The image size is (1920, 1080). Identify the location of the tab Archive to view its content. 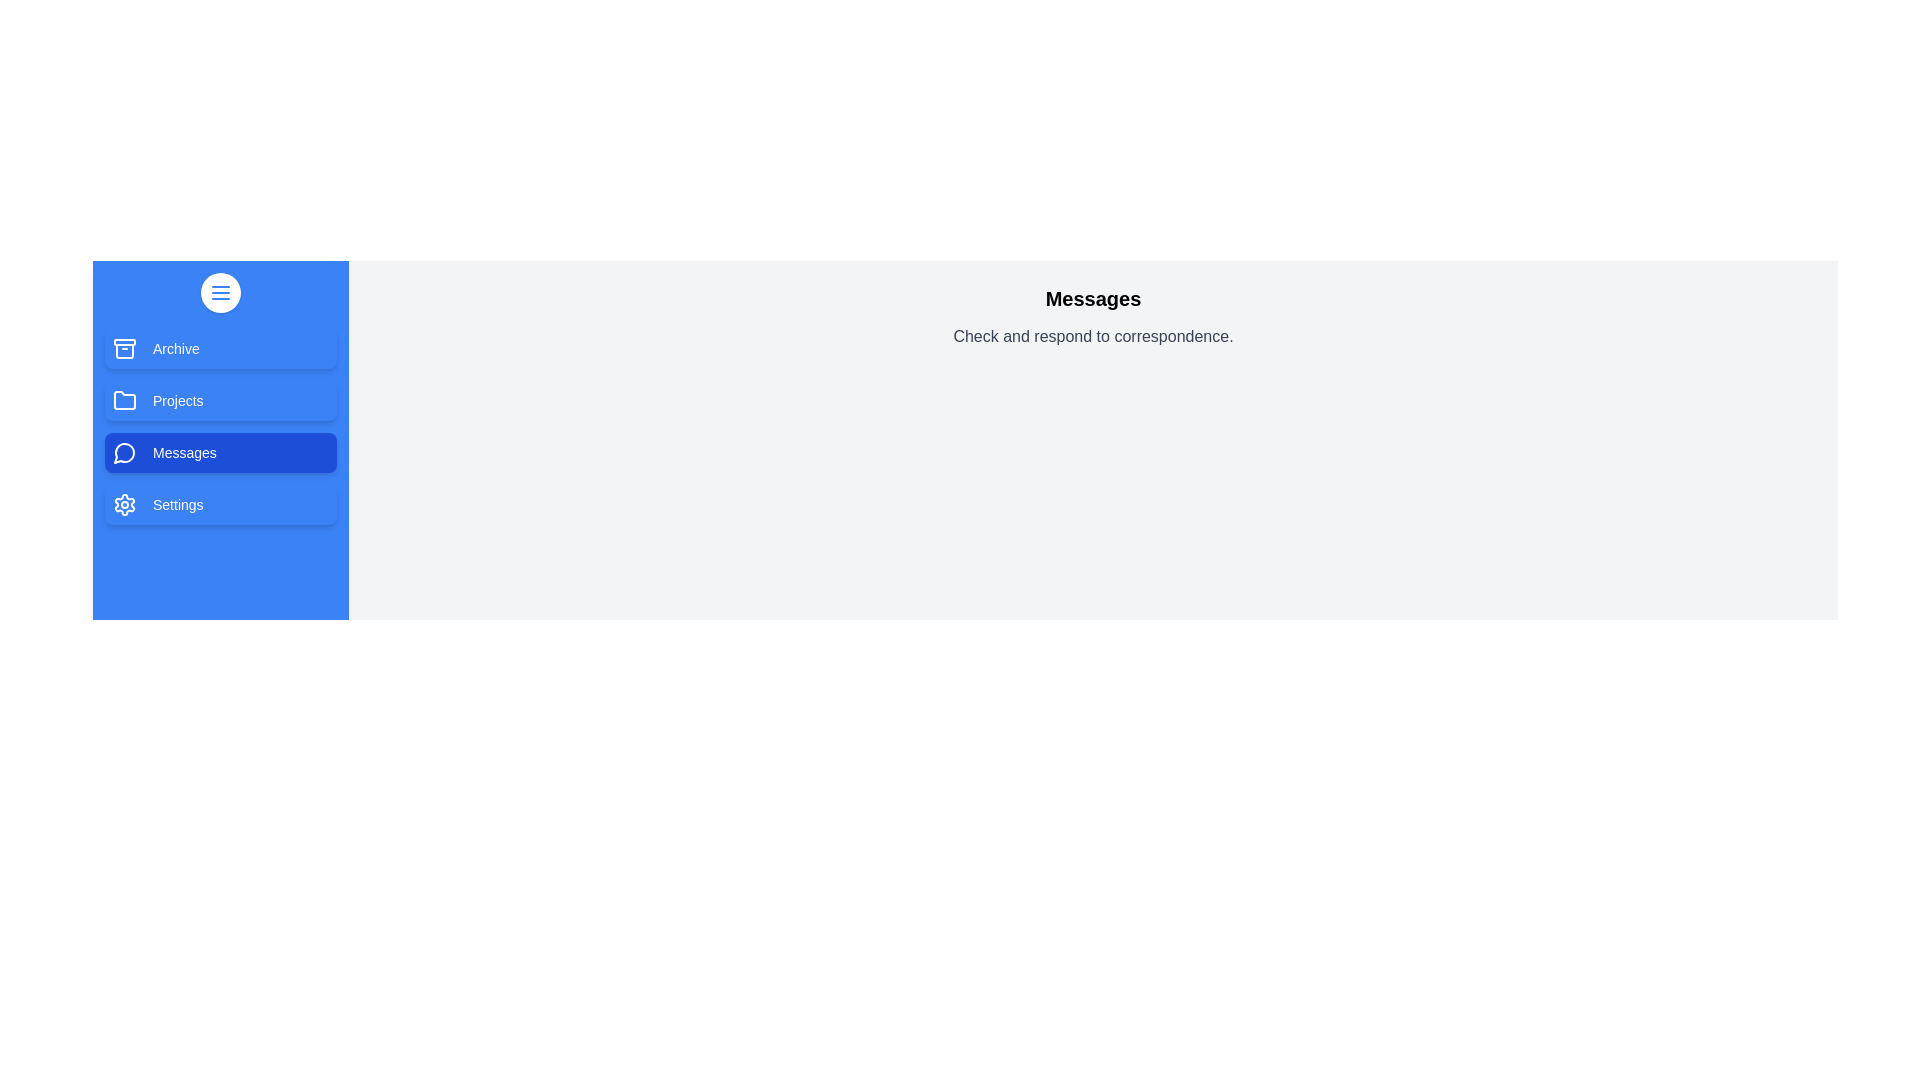
(220, 347).